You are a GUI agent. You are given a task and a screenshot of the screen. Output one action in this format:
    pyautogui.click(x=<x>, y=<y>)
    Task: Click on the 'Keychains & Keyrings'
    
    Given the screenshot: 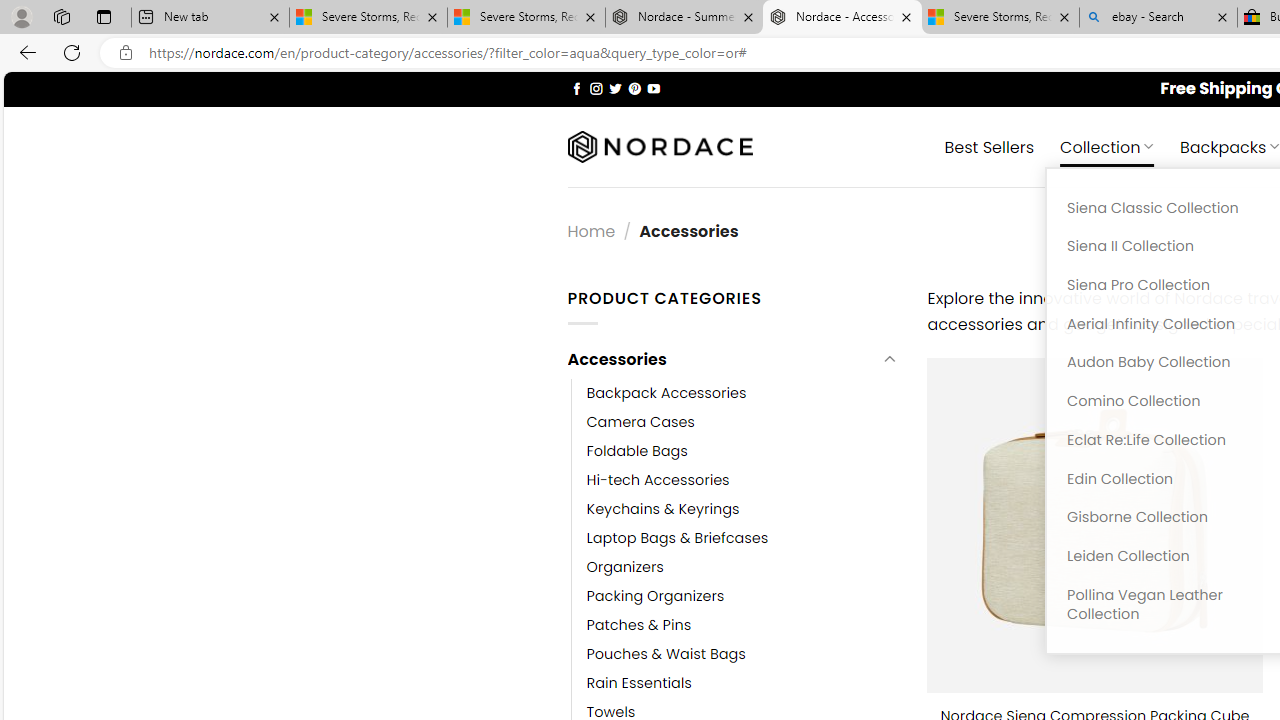 What is the action you would take?
    pyautogui.click(x=663, y=508)
    